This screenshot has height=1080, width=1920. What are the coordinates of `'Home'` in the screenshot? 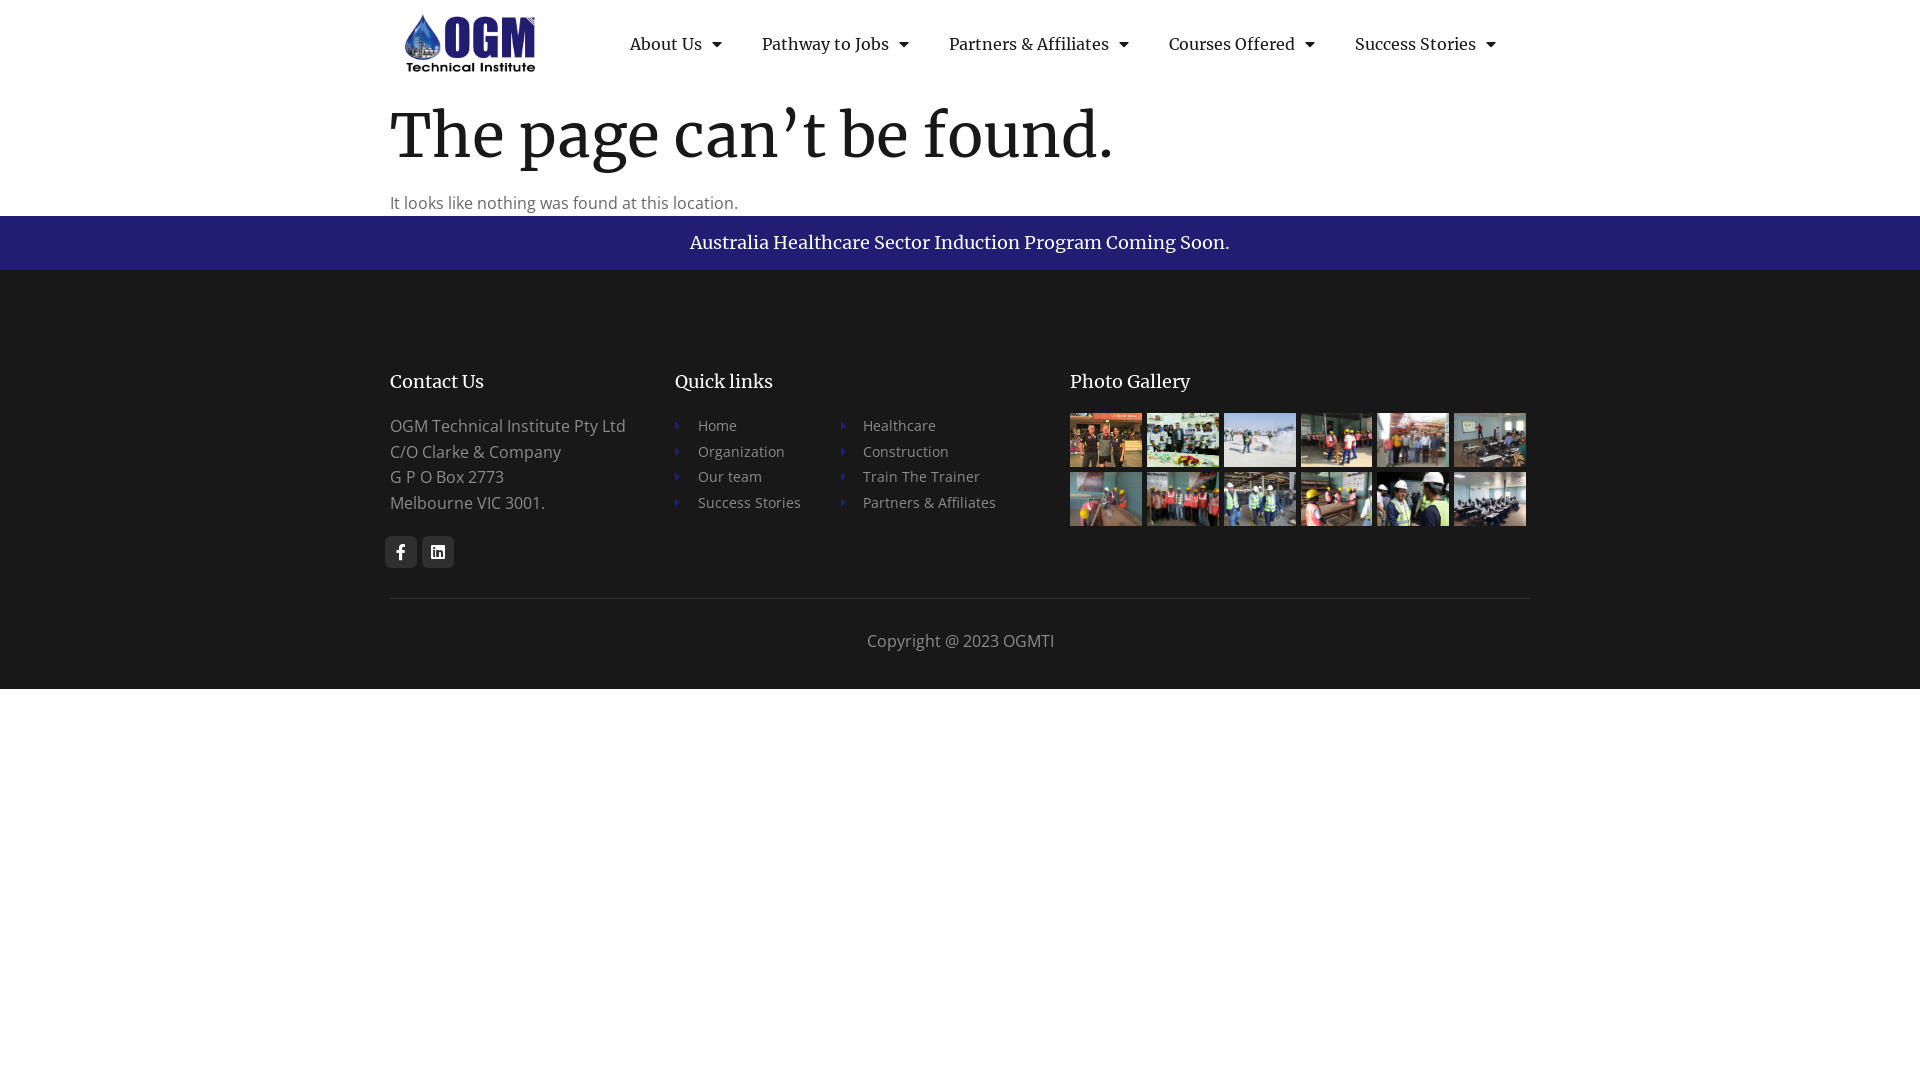 It's located at (737, 424).